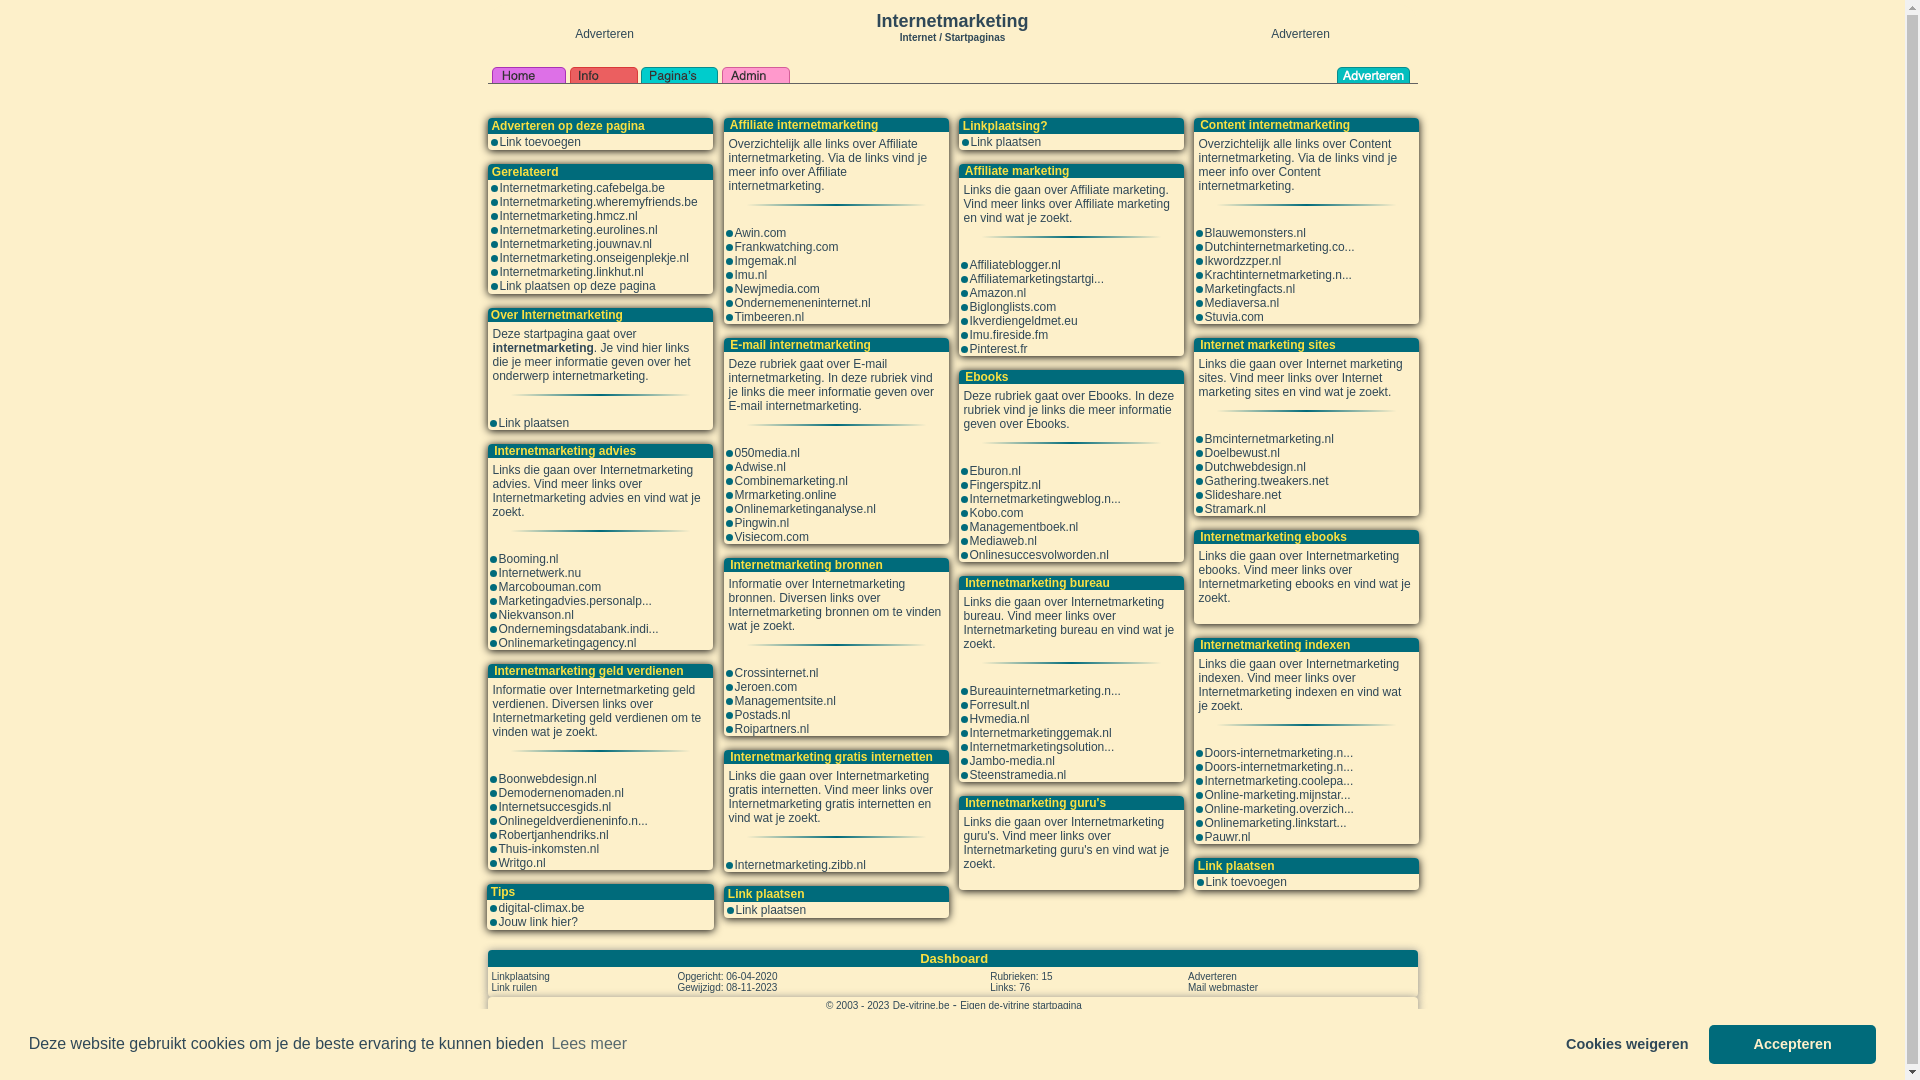 This screenshot has width=1920, height=1080. I want to click on 'Link ruilen', so click(514, 986).